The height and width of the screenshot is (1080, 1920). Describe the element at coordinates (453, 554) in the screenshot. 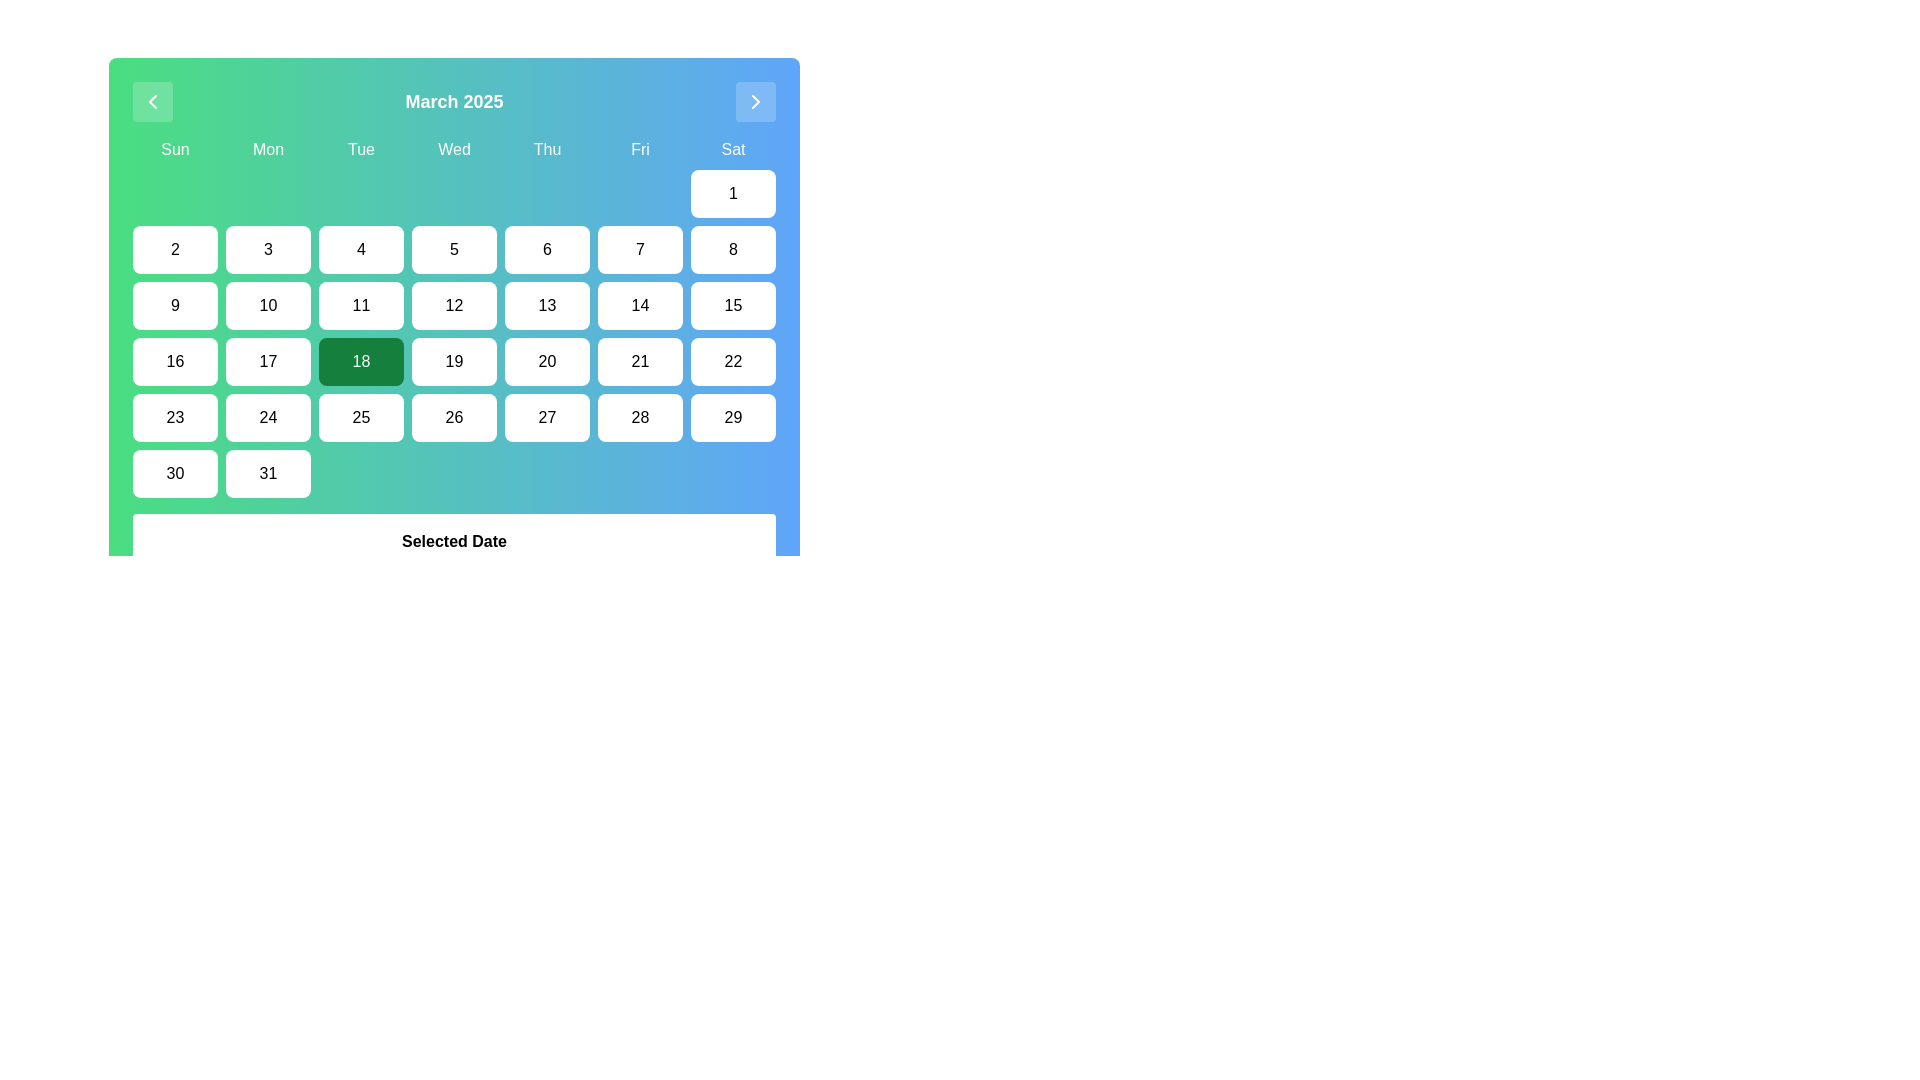

I see `the Informational panel that displays 'Selected Date' and the formatted date 'Tue Mar 18 2025'` at that location.